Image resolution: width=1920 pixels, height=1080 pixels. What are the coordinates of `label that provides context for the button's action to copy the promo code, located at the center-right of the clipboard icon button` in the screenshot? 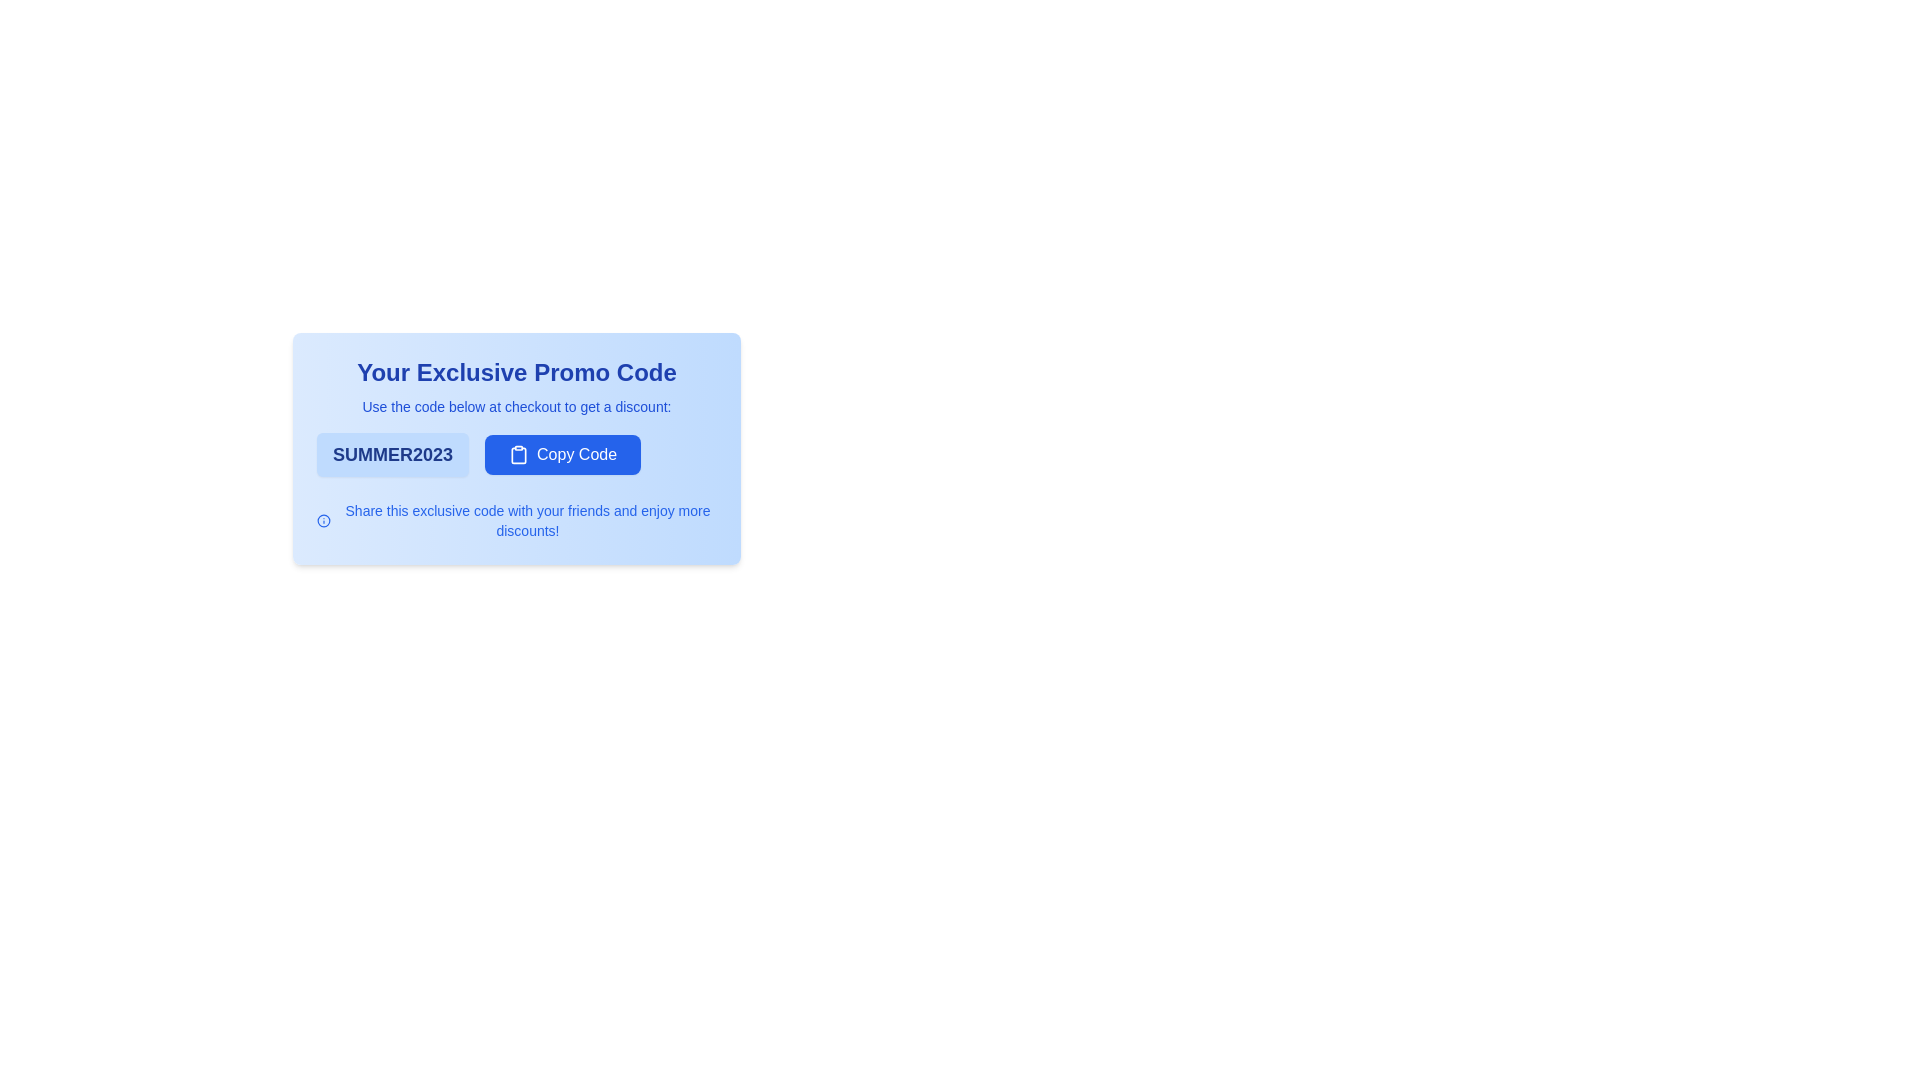 It's located at (576, 455).